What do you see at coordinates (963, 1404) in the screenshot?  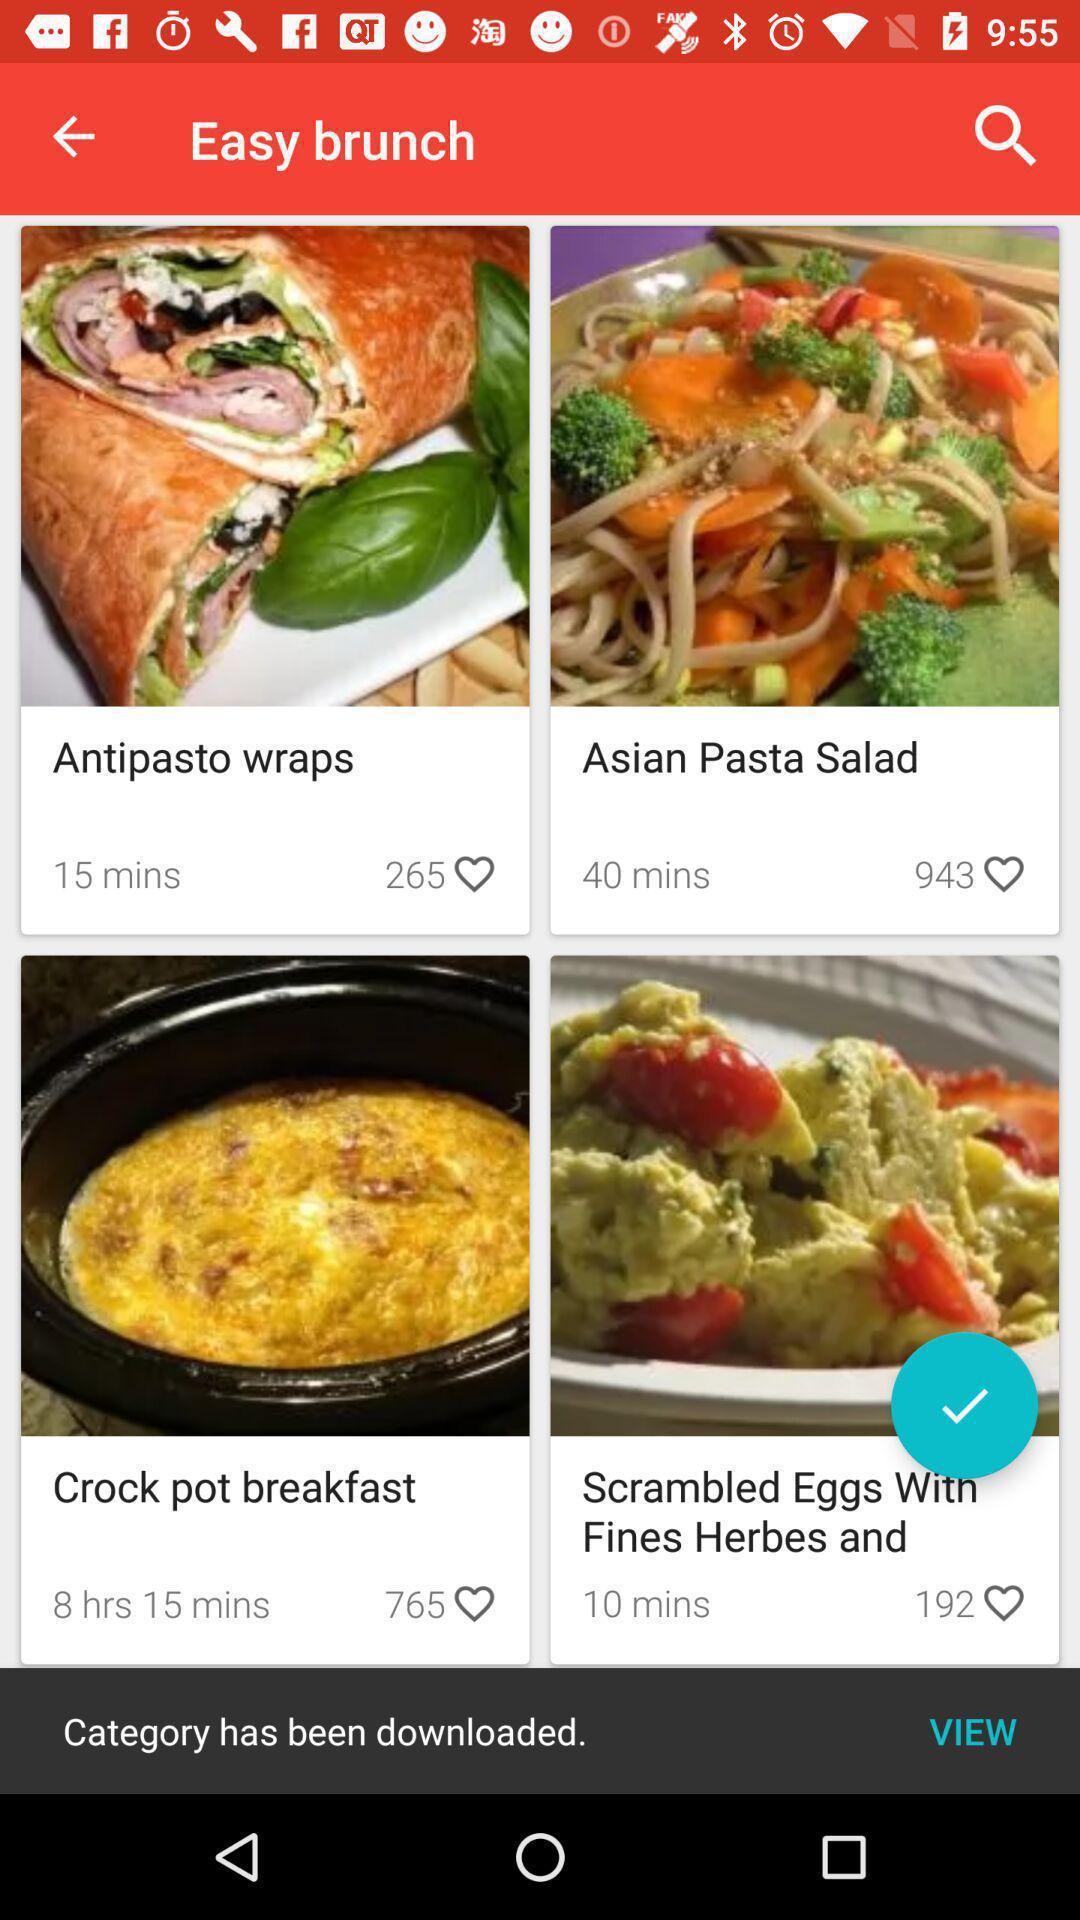 I see `icon above the 192 item` at bounding box center [963, 1404].